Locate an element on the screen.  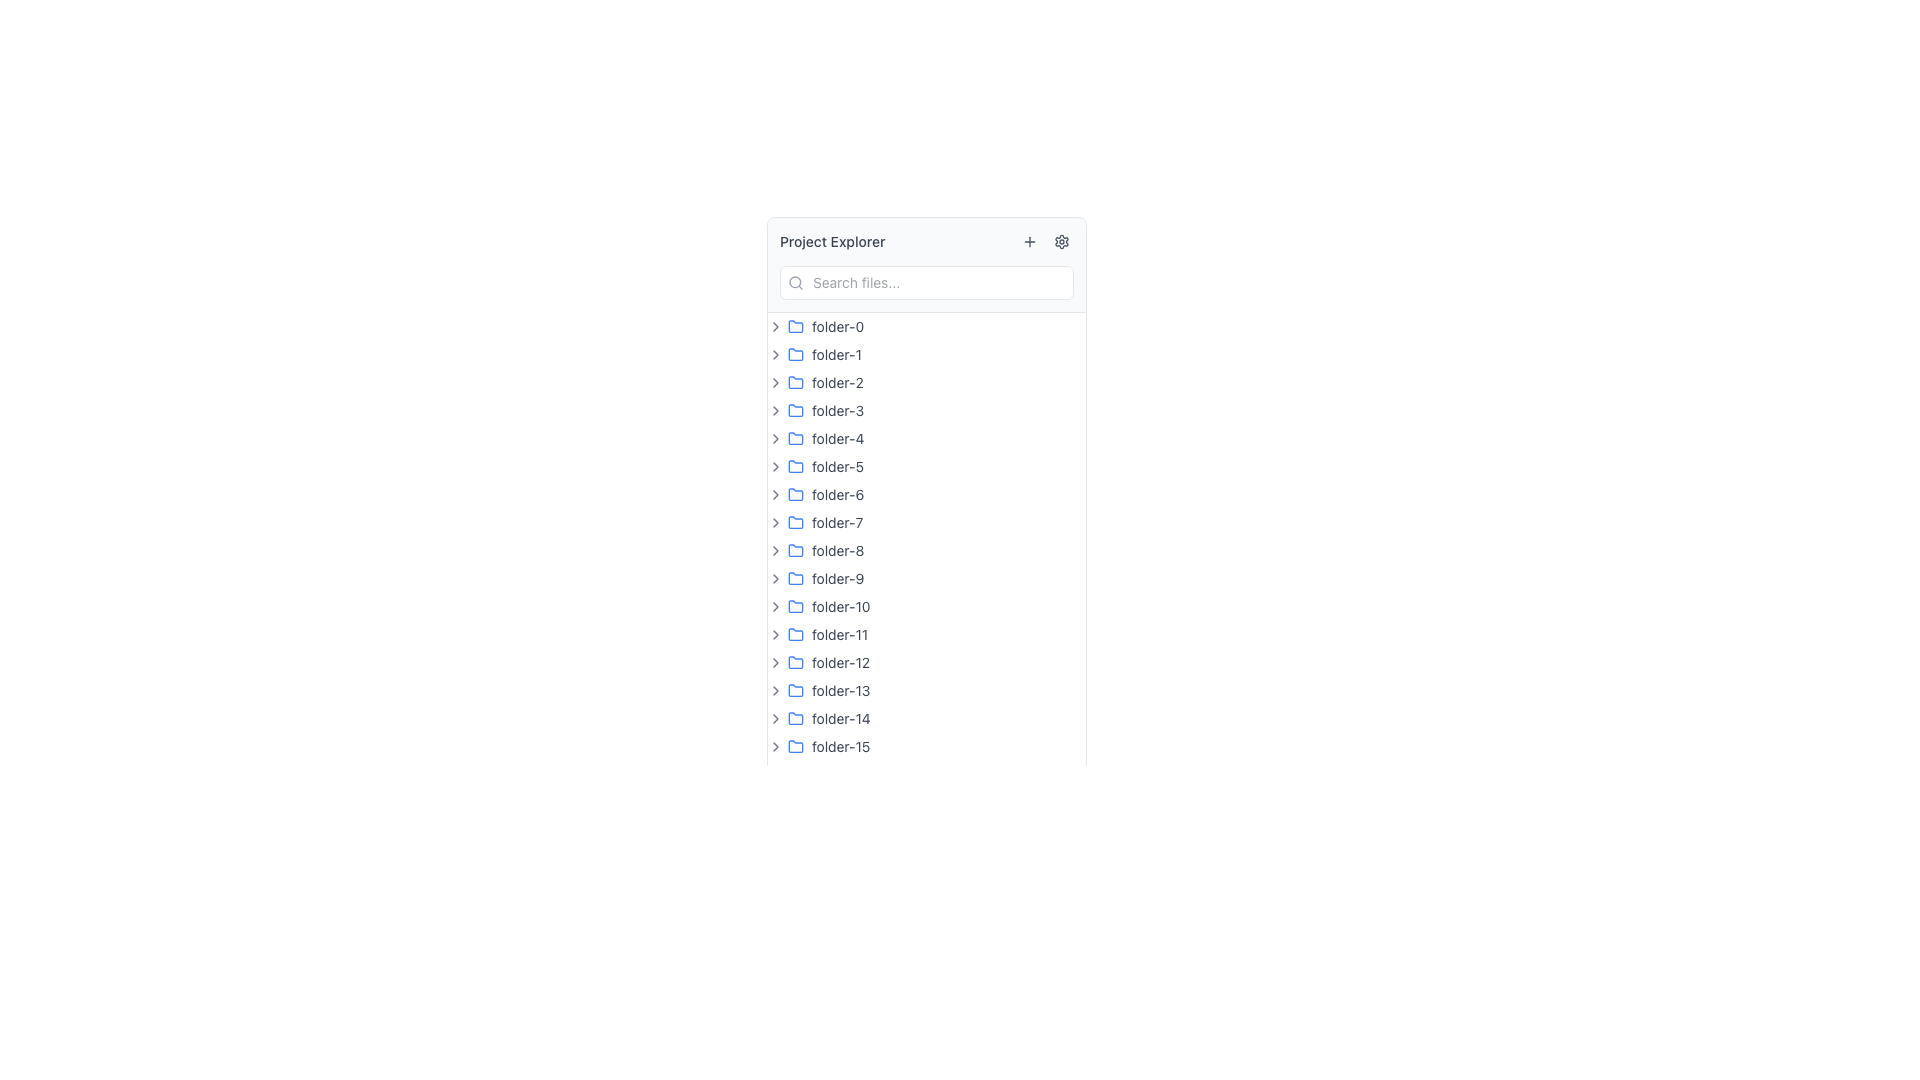
the folder icon representing 'folder-5' is located at coordinates (795, 466).